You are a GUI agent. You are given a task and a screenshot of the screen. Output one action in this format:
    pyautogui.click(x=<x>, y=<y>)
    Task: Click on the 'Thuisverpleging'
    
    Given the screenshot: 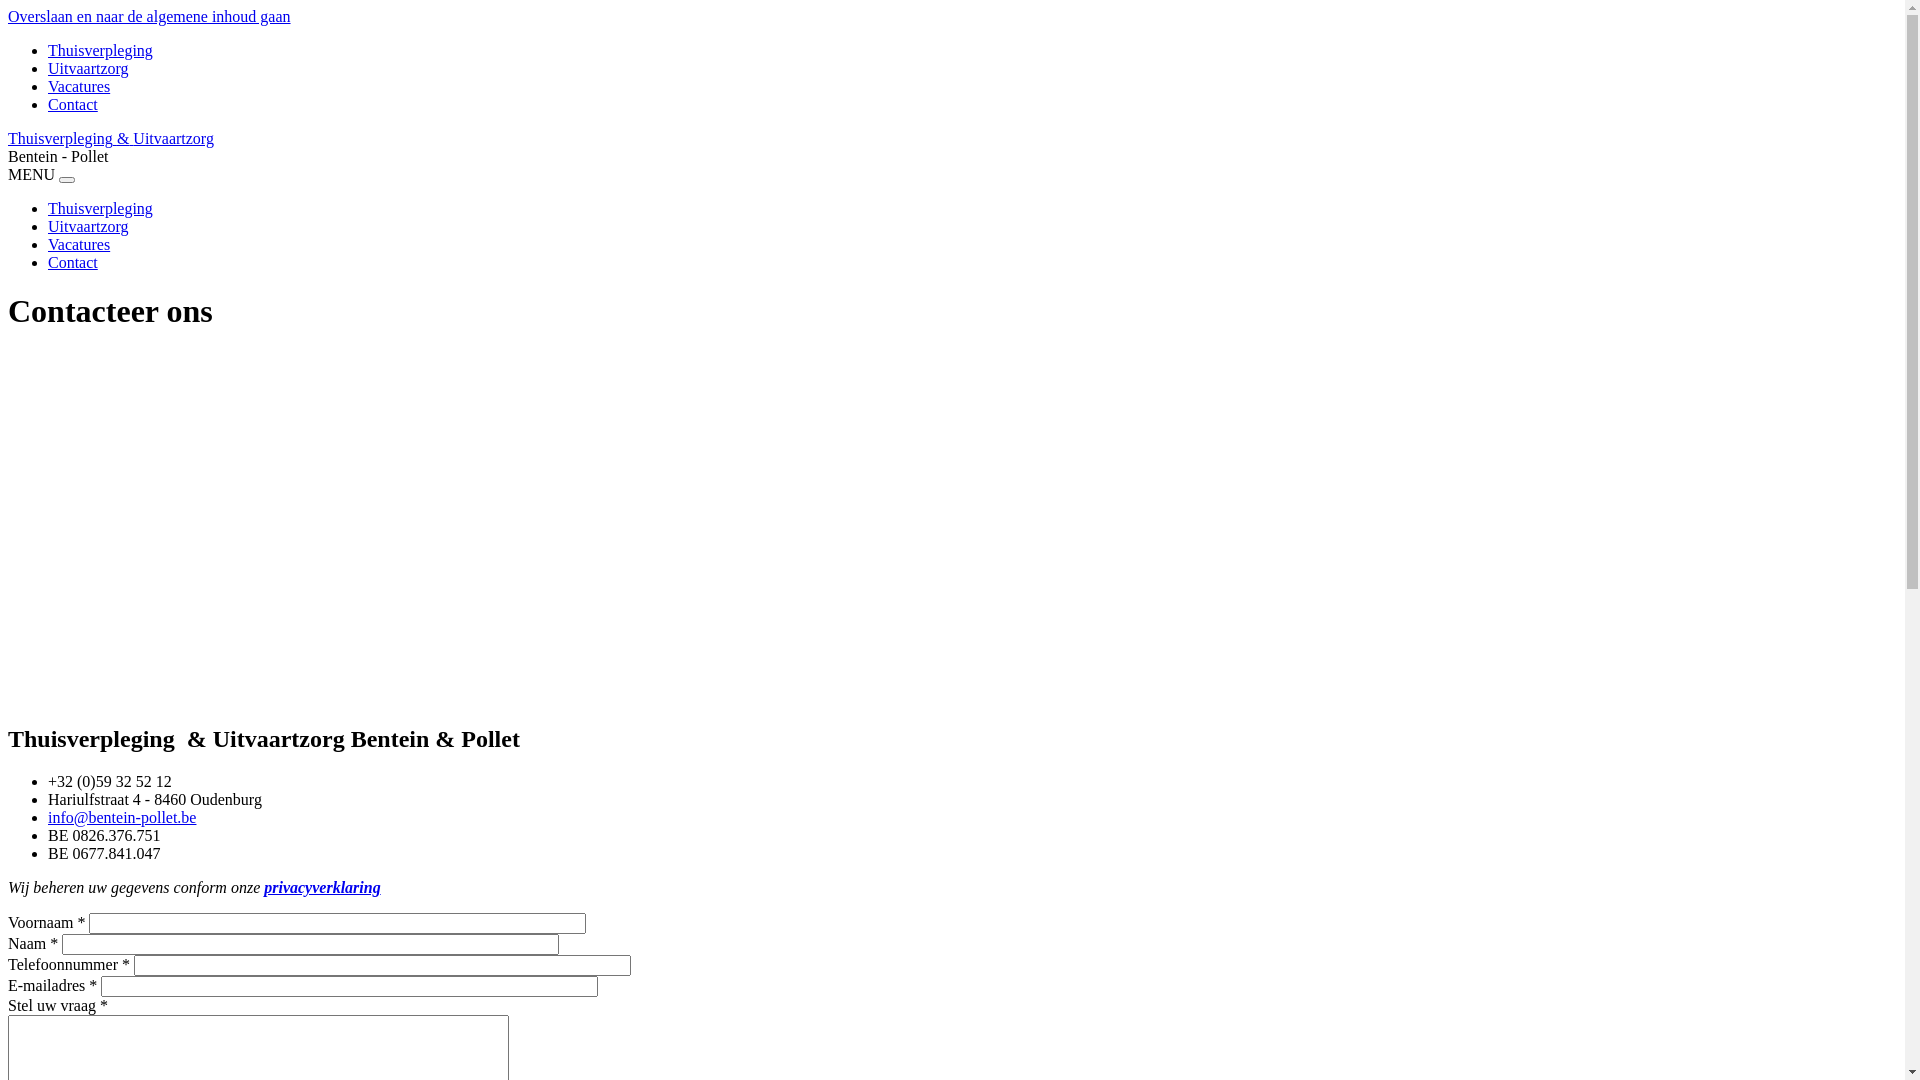 What is the action you would take?
    pyautogui.click(x=99, y=208)
    